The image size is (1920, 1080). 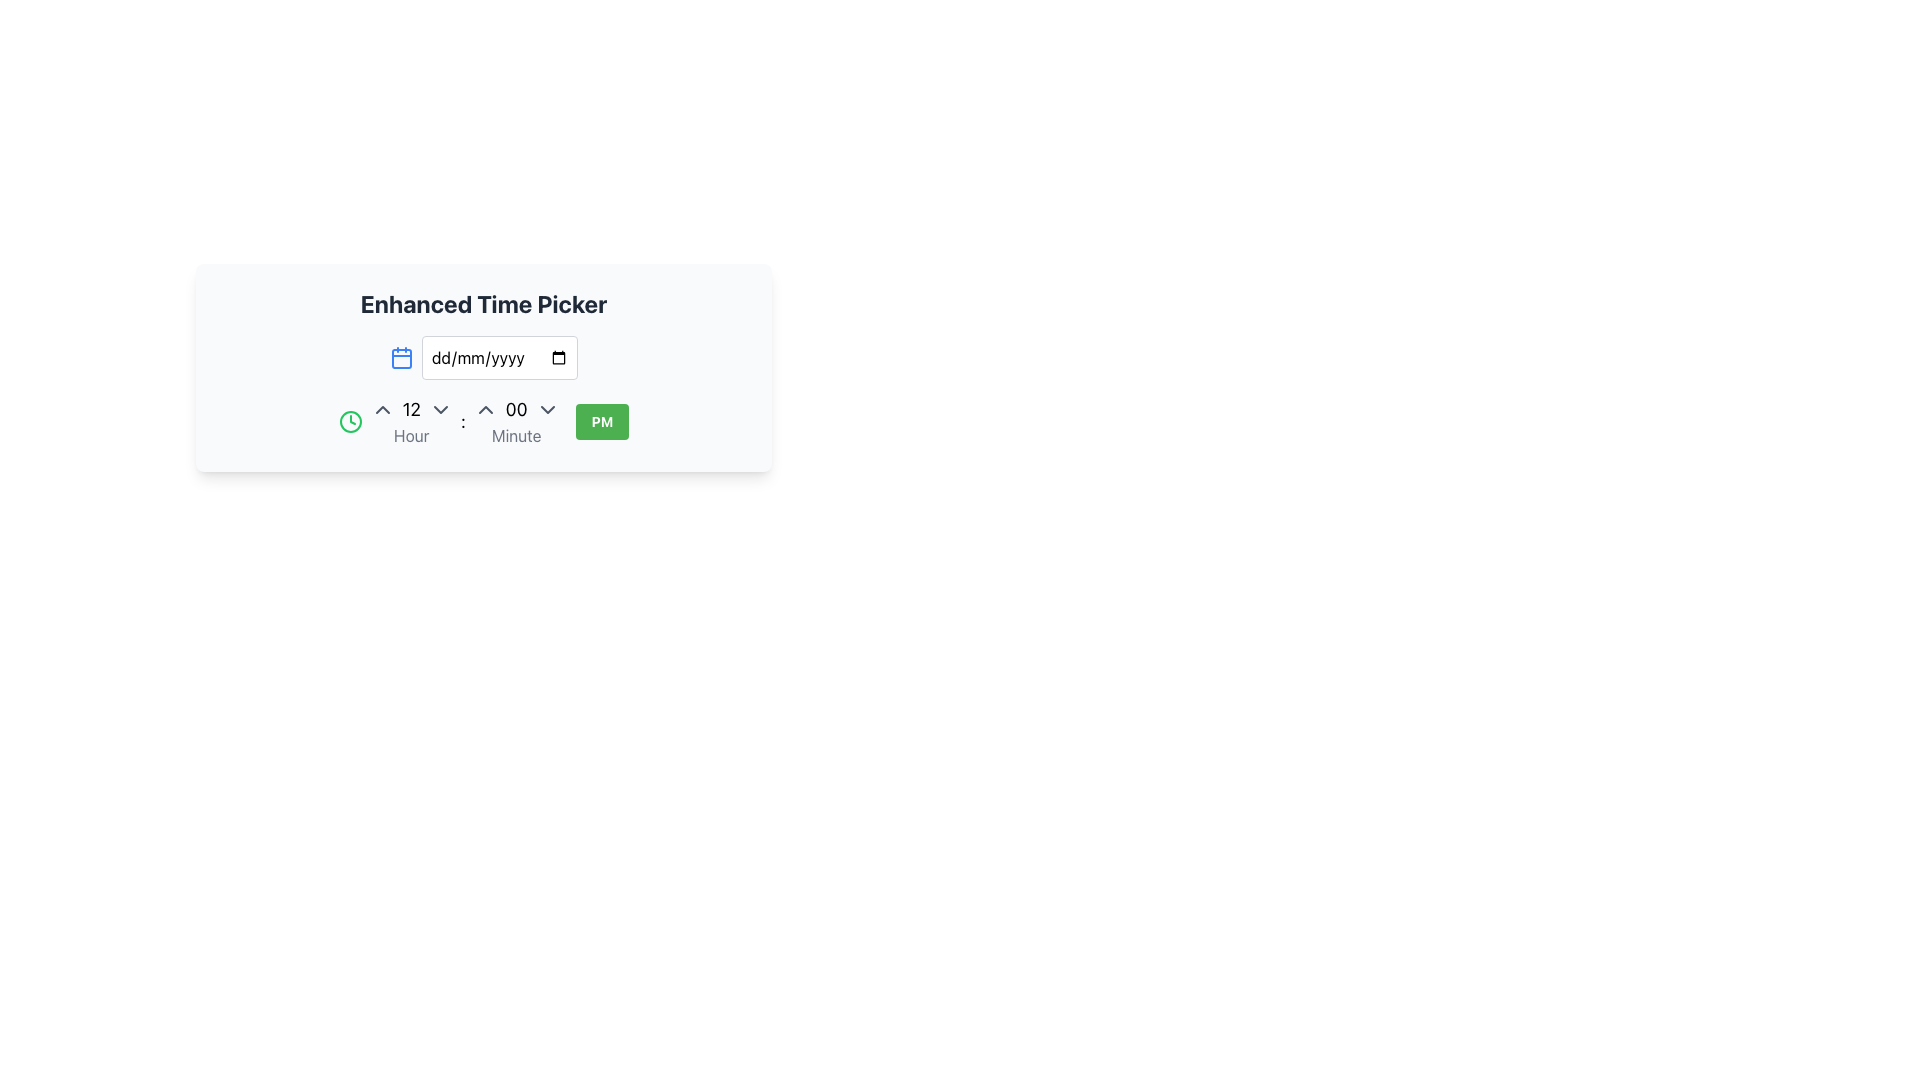 What do you see at coordinates (547, 408) in the screenshot?
I see `the downward-facing chevron icon for the dropdown control` at bounding box center [547, 408].